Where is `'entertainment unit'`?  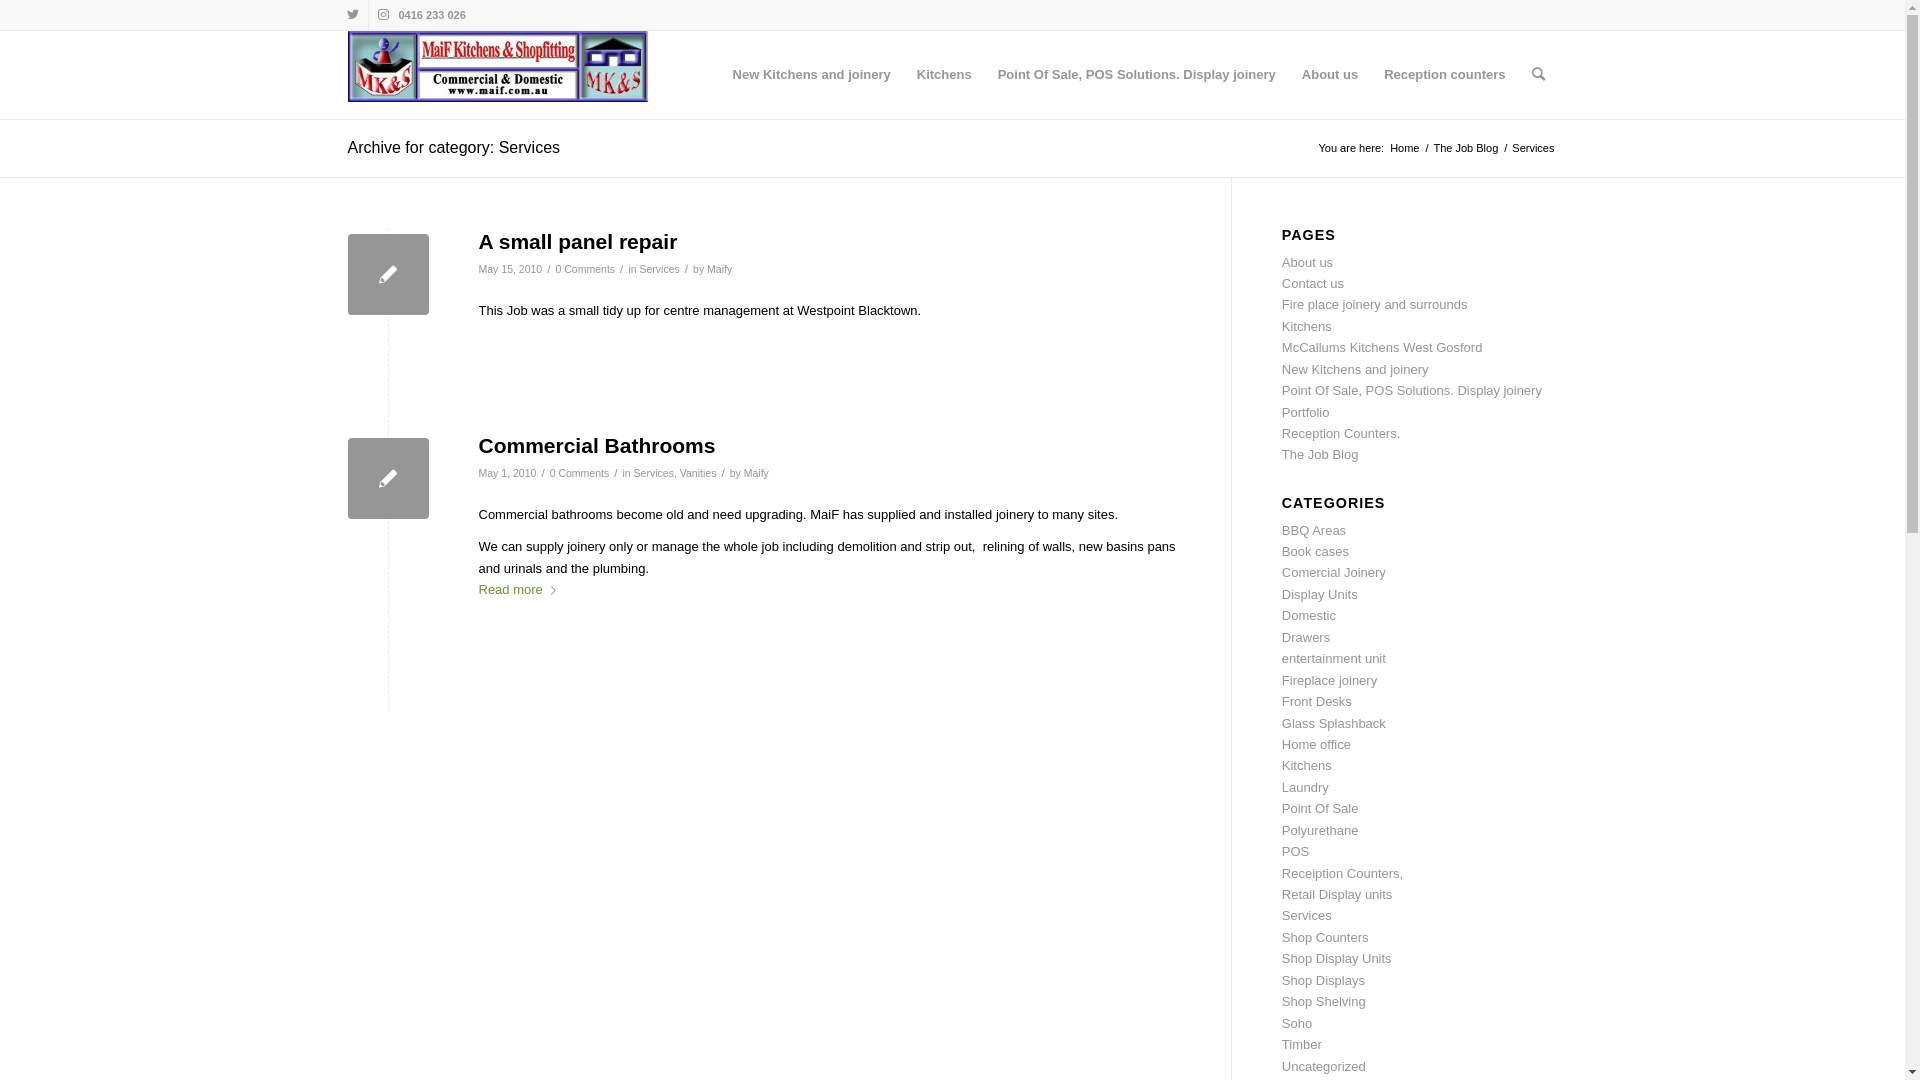 'entertainment unit' is located at coordinates (1334, 658).